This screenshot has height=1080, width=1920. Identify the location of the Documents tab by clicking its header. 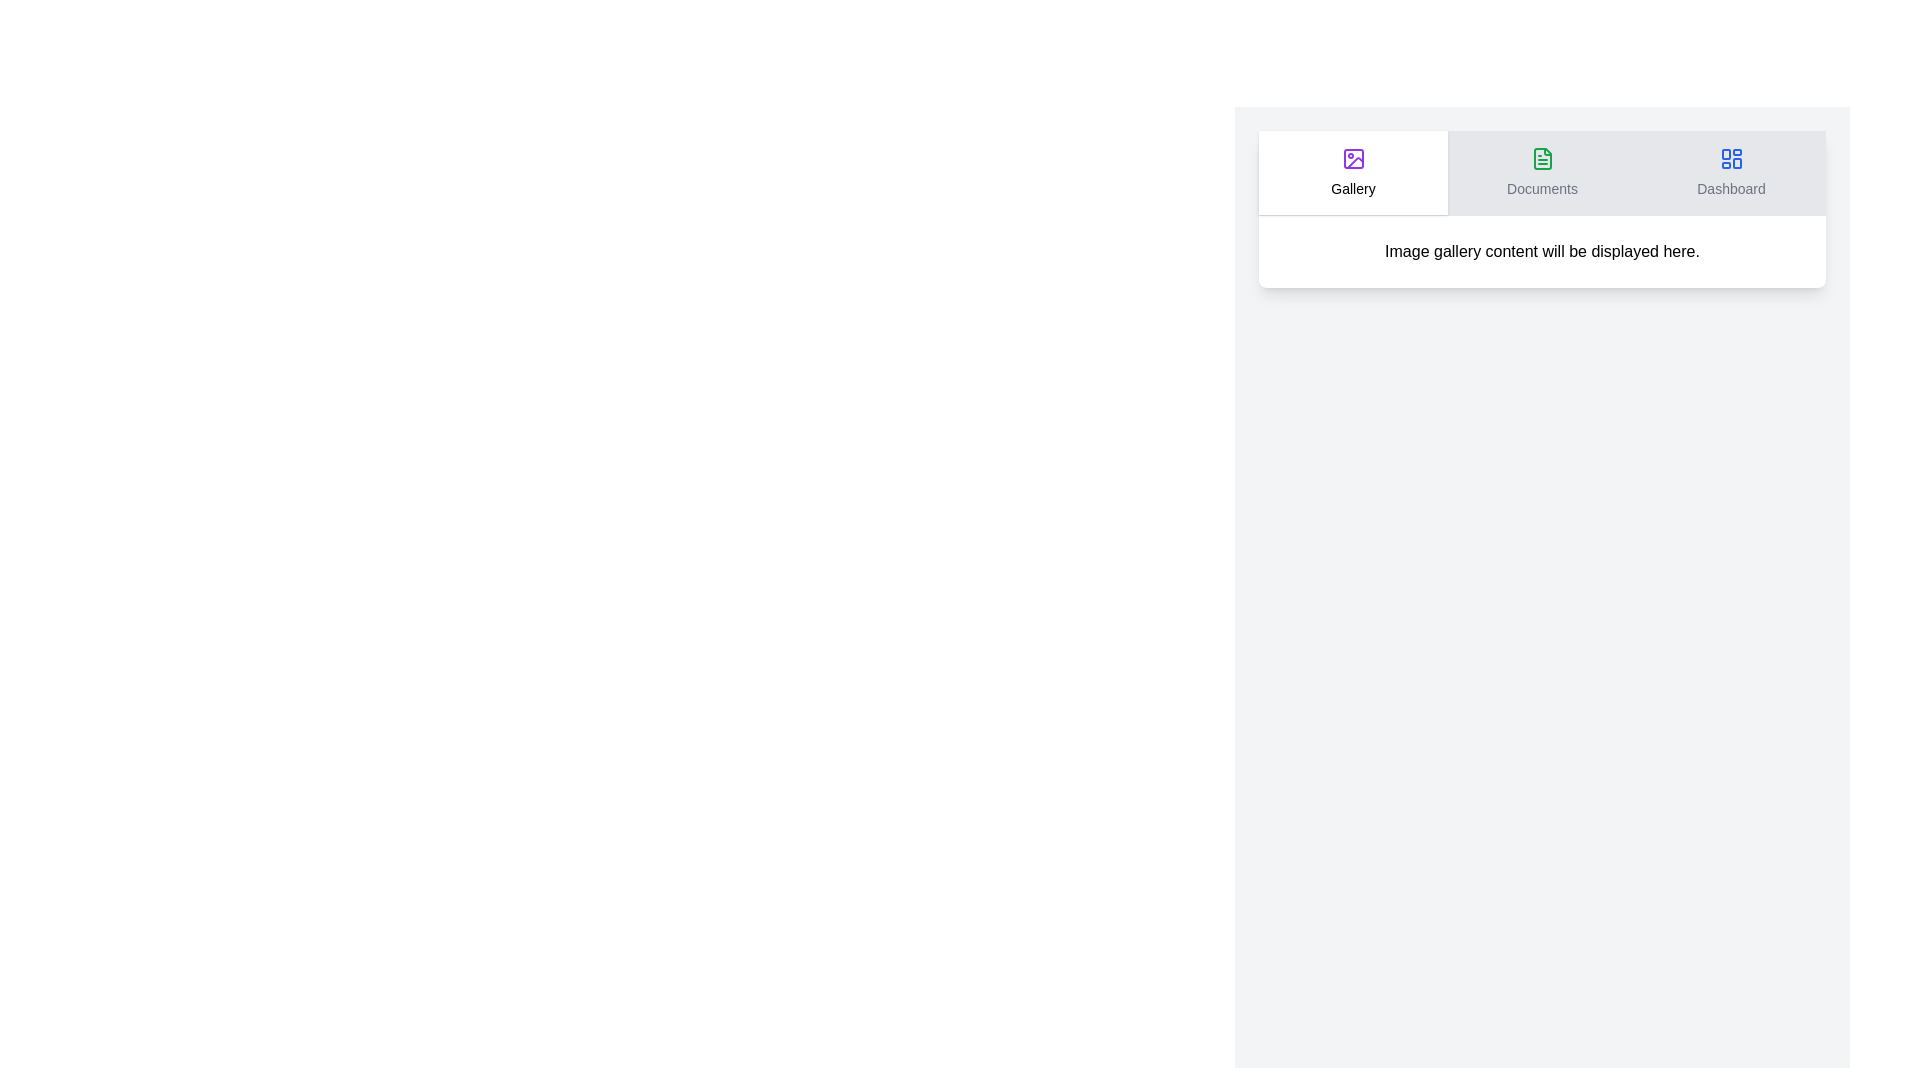
(1541, 172).